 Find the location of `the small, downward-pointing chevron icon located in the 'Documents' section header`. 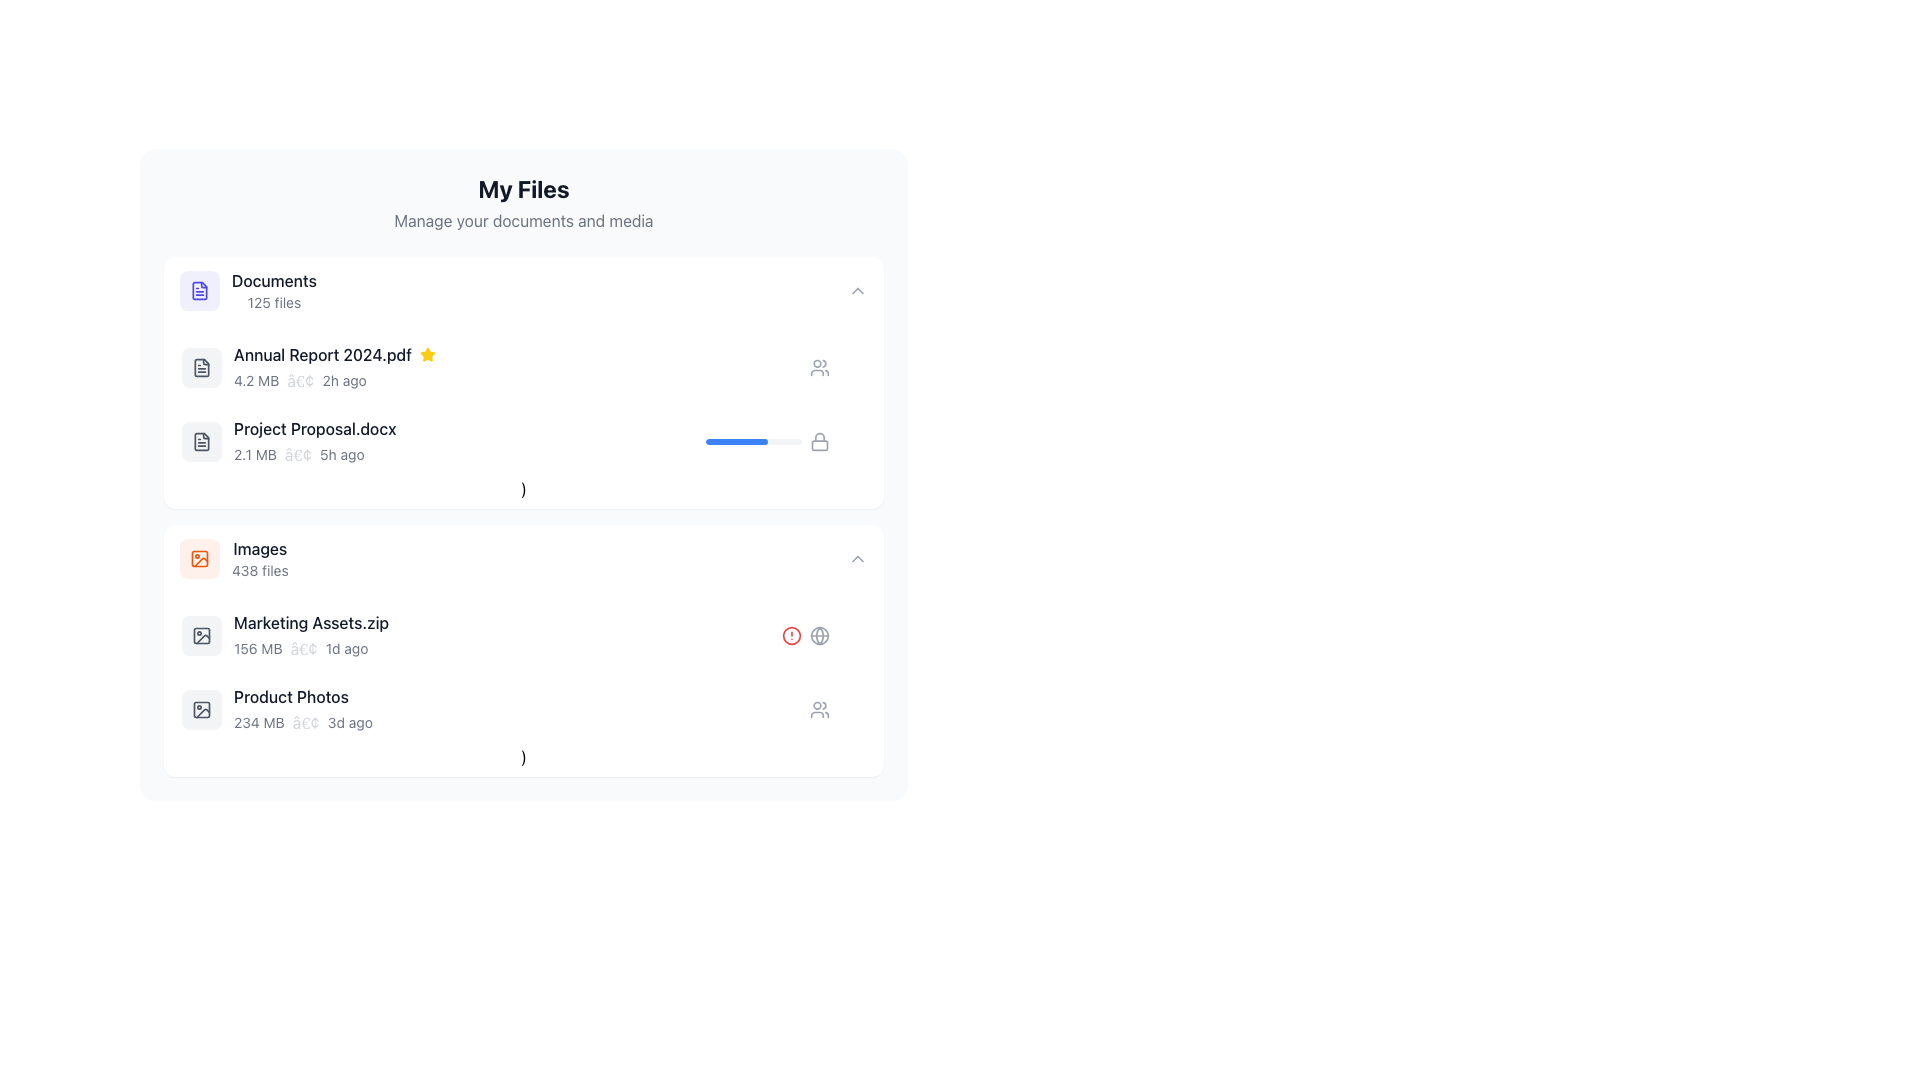

the small, downward-pointing chevron icon located in the 'Documents' section header is located at coordinates (858, 290).